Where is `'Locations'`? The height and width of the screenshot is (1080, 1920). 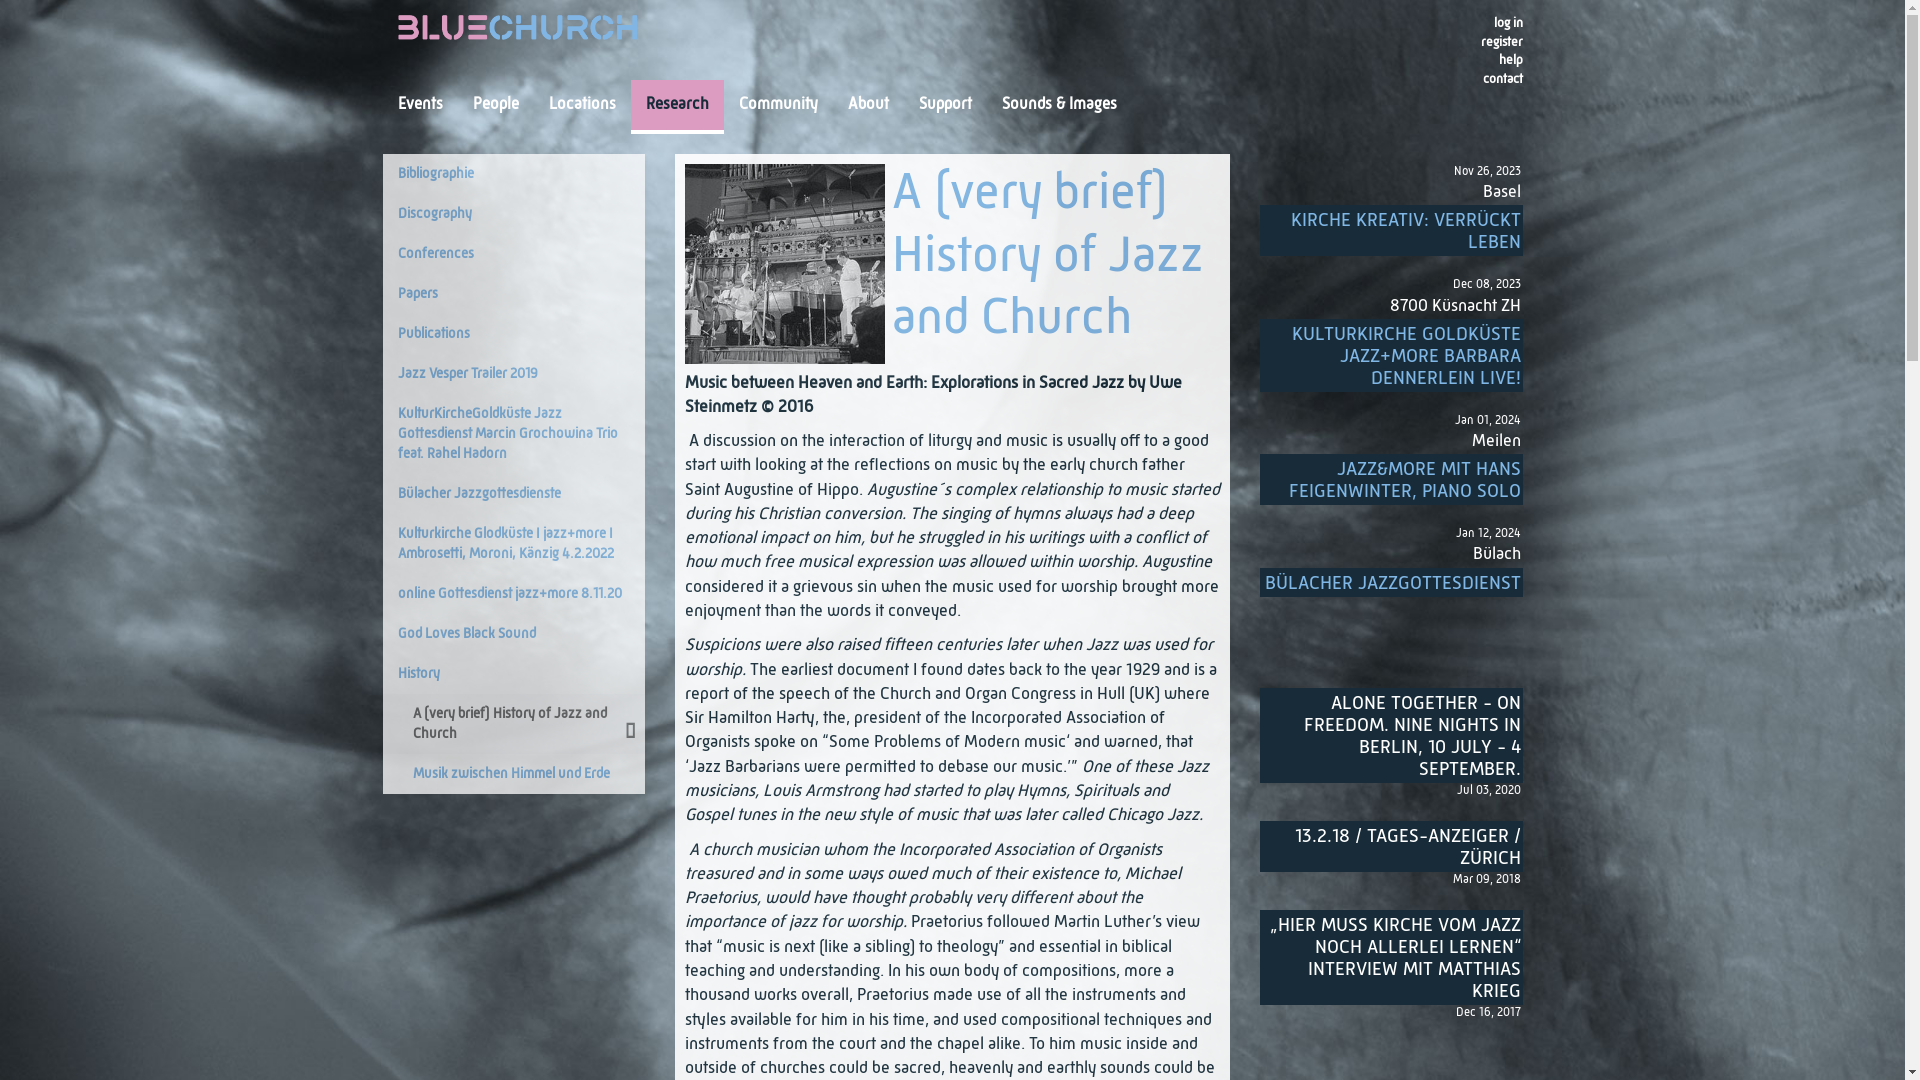 'Locations' is located at coordinates (581, 104).